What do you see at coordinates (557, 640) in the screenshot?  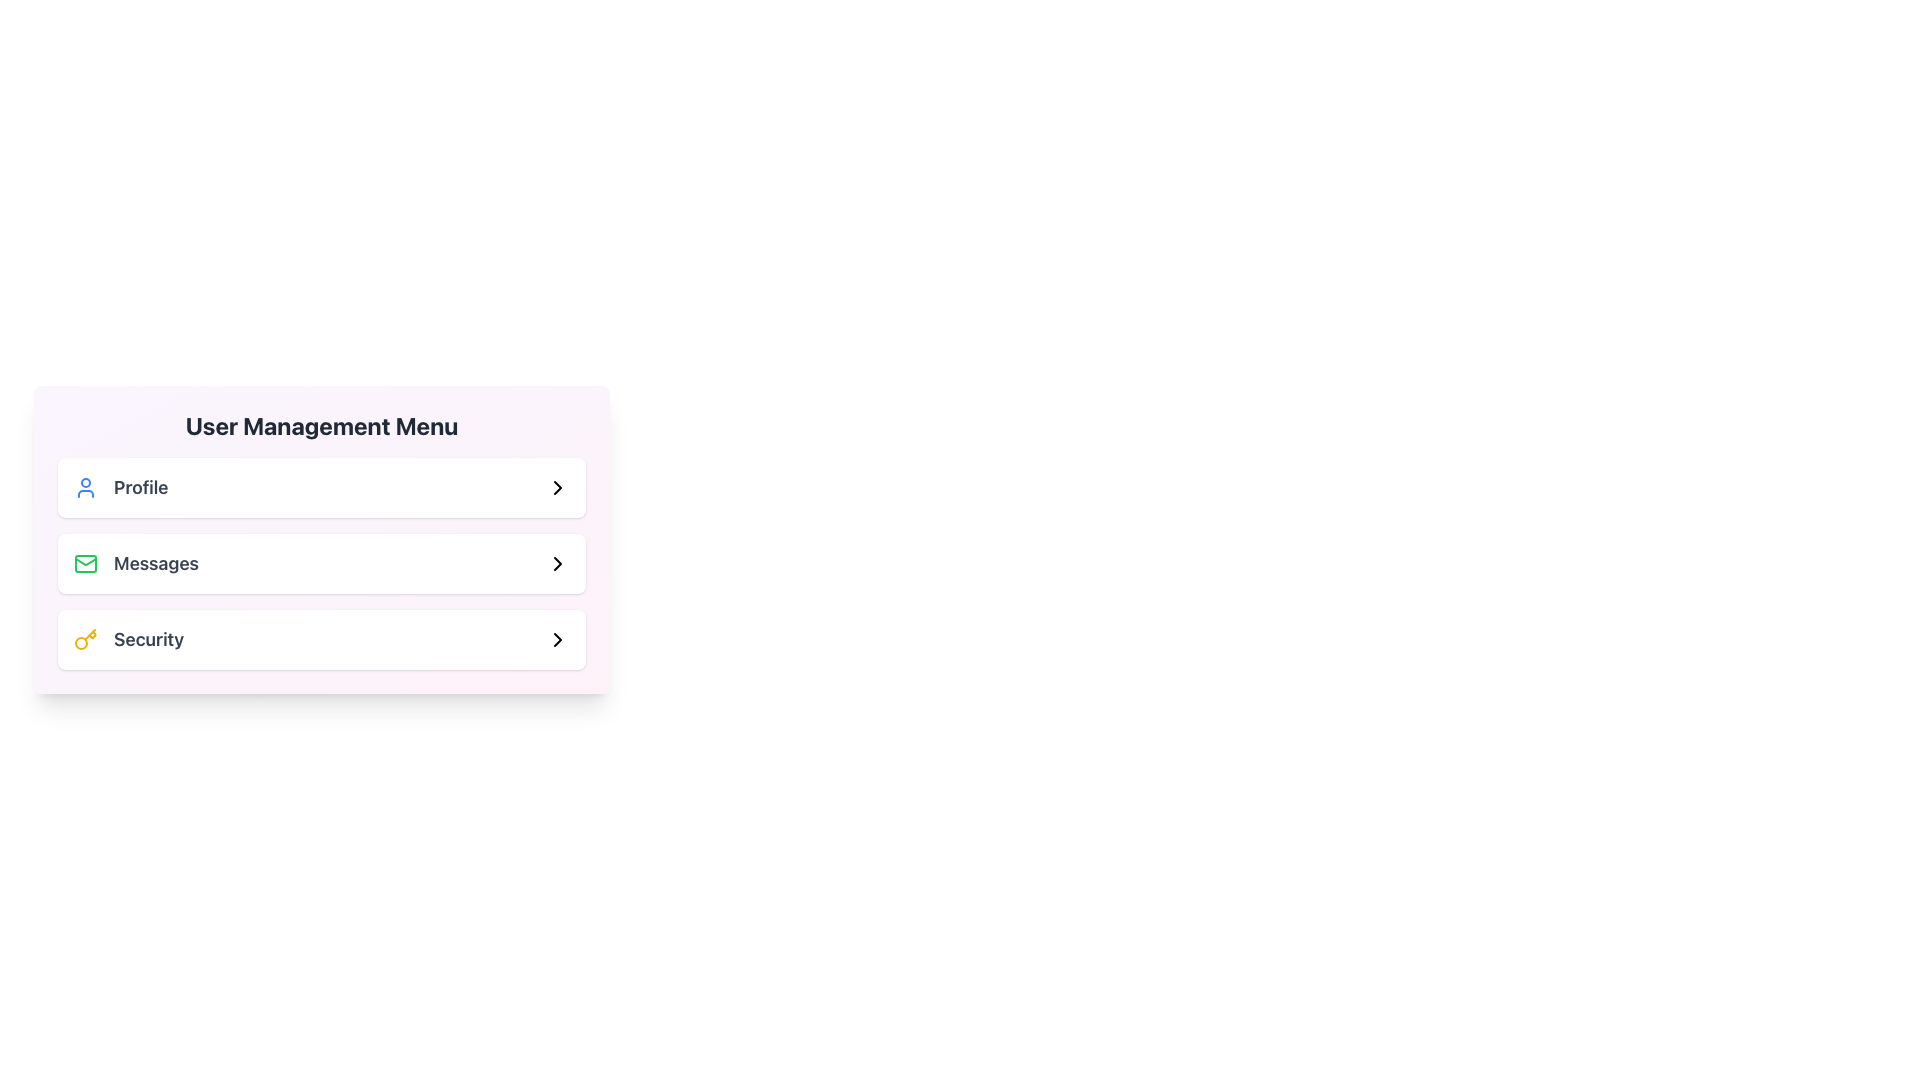 I see `the chevron icon located in the lower-right corner of the 'Security' menu item in the 'User Management Menu'` at bounding box center [557, 640].